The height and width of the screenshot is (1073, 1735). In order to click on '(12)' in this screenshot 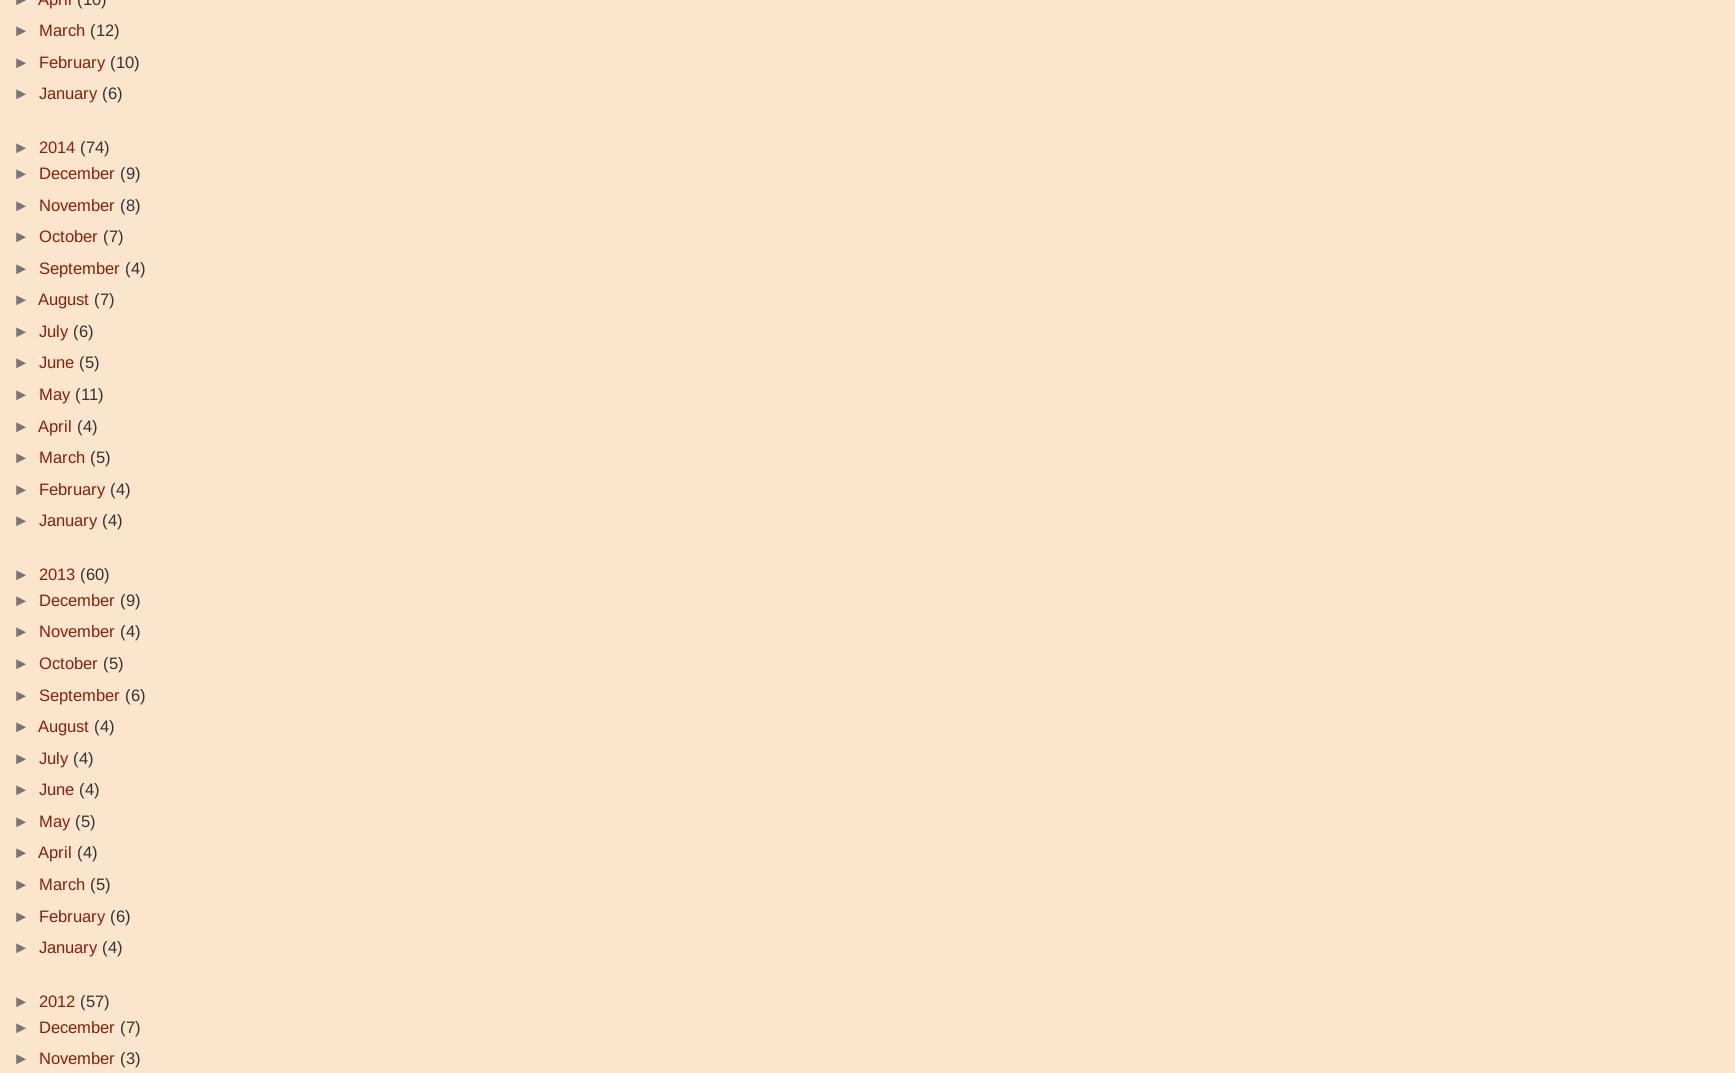, I will do `click(104, 29)`.